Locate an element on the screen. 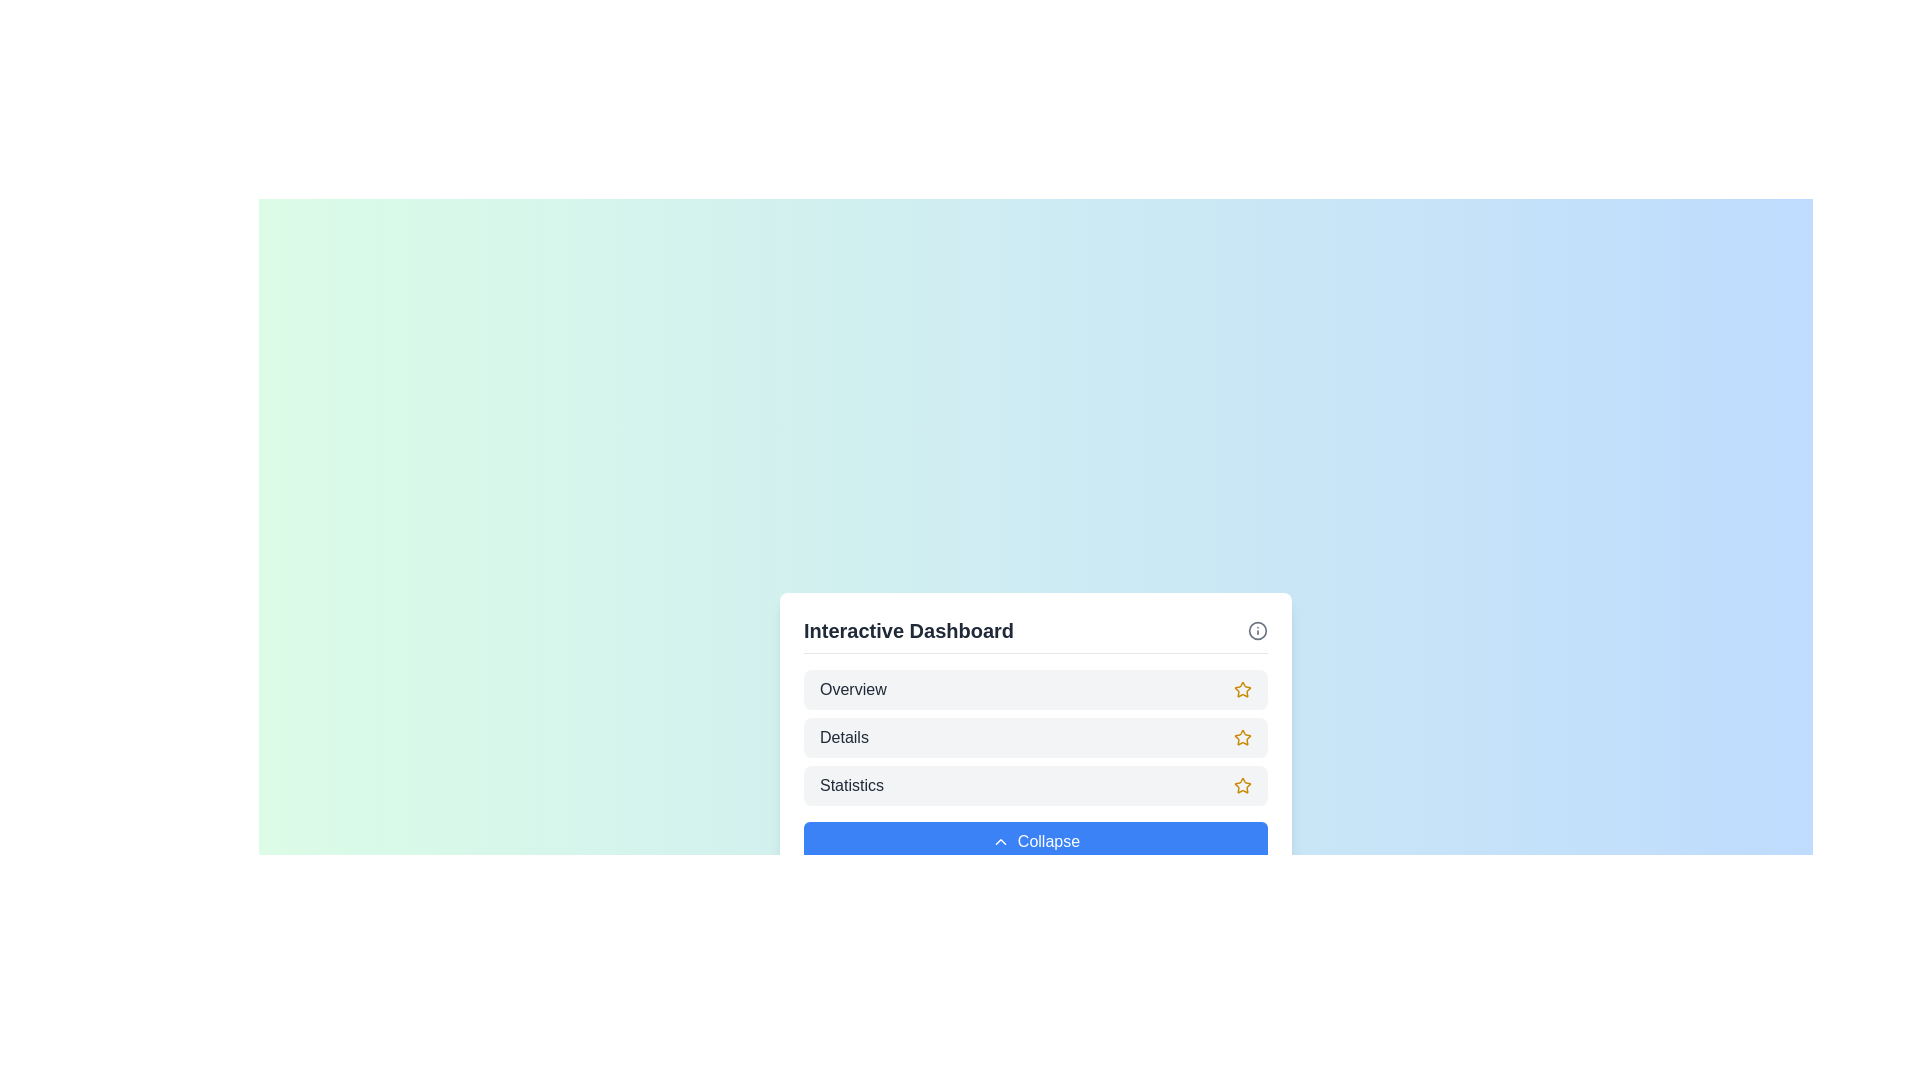 This screenshot has height=1080, width=1920. the bottommost button within the 'Interactive Dashboard' widget is located at coordinates (1036, 840).